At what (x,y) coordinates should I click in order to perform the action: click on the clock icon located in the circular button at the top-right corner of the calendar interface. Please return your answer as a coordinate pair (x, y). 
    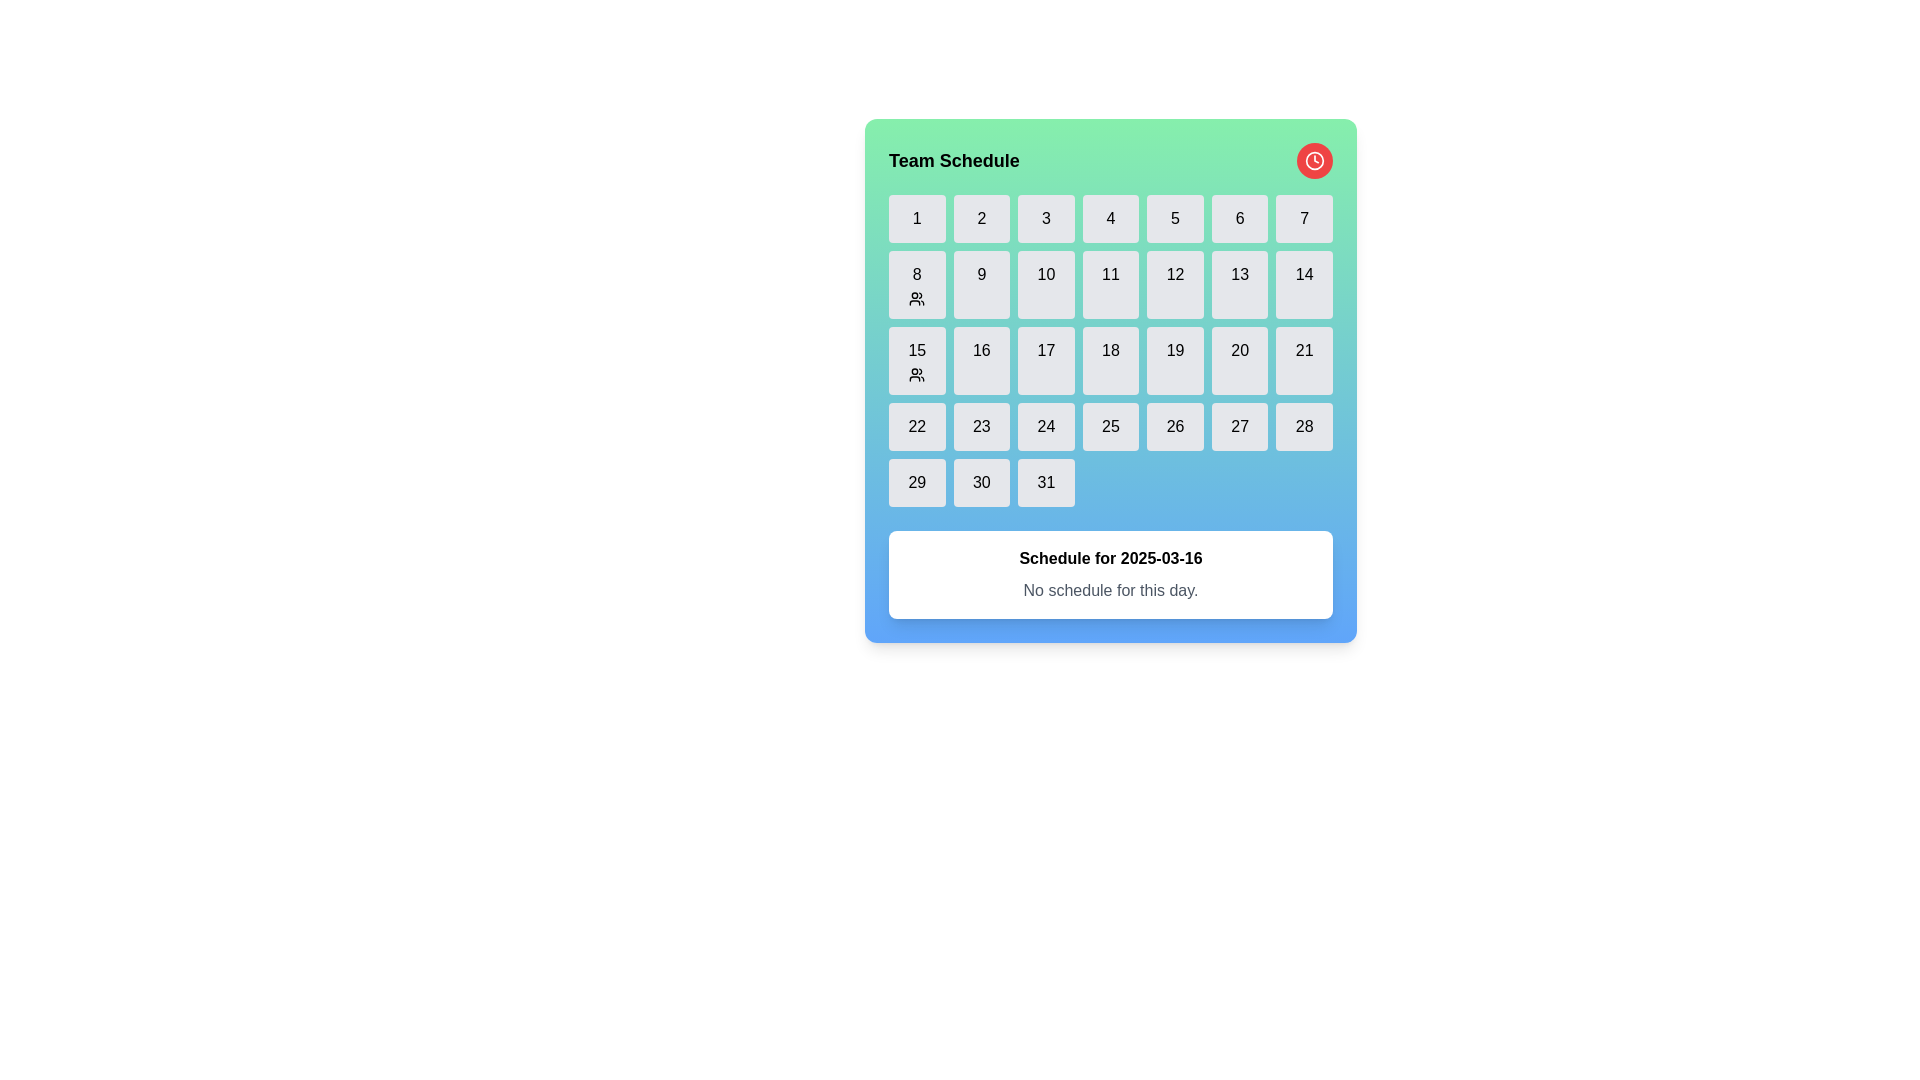
    Looking at the image, I should click on (1315, 160).